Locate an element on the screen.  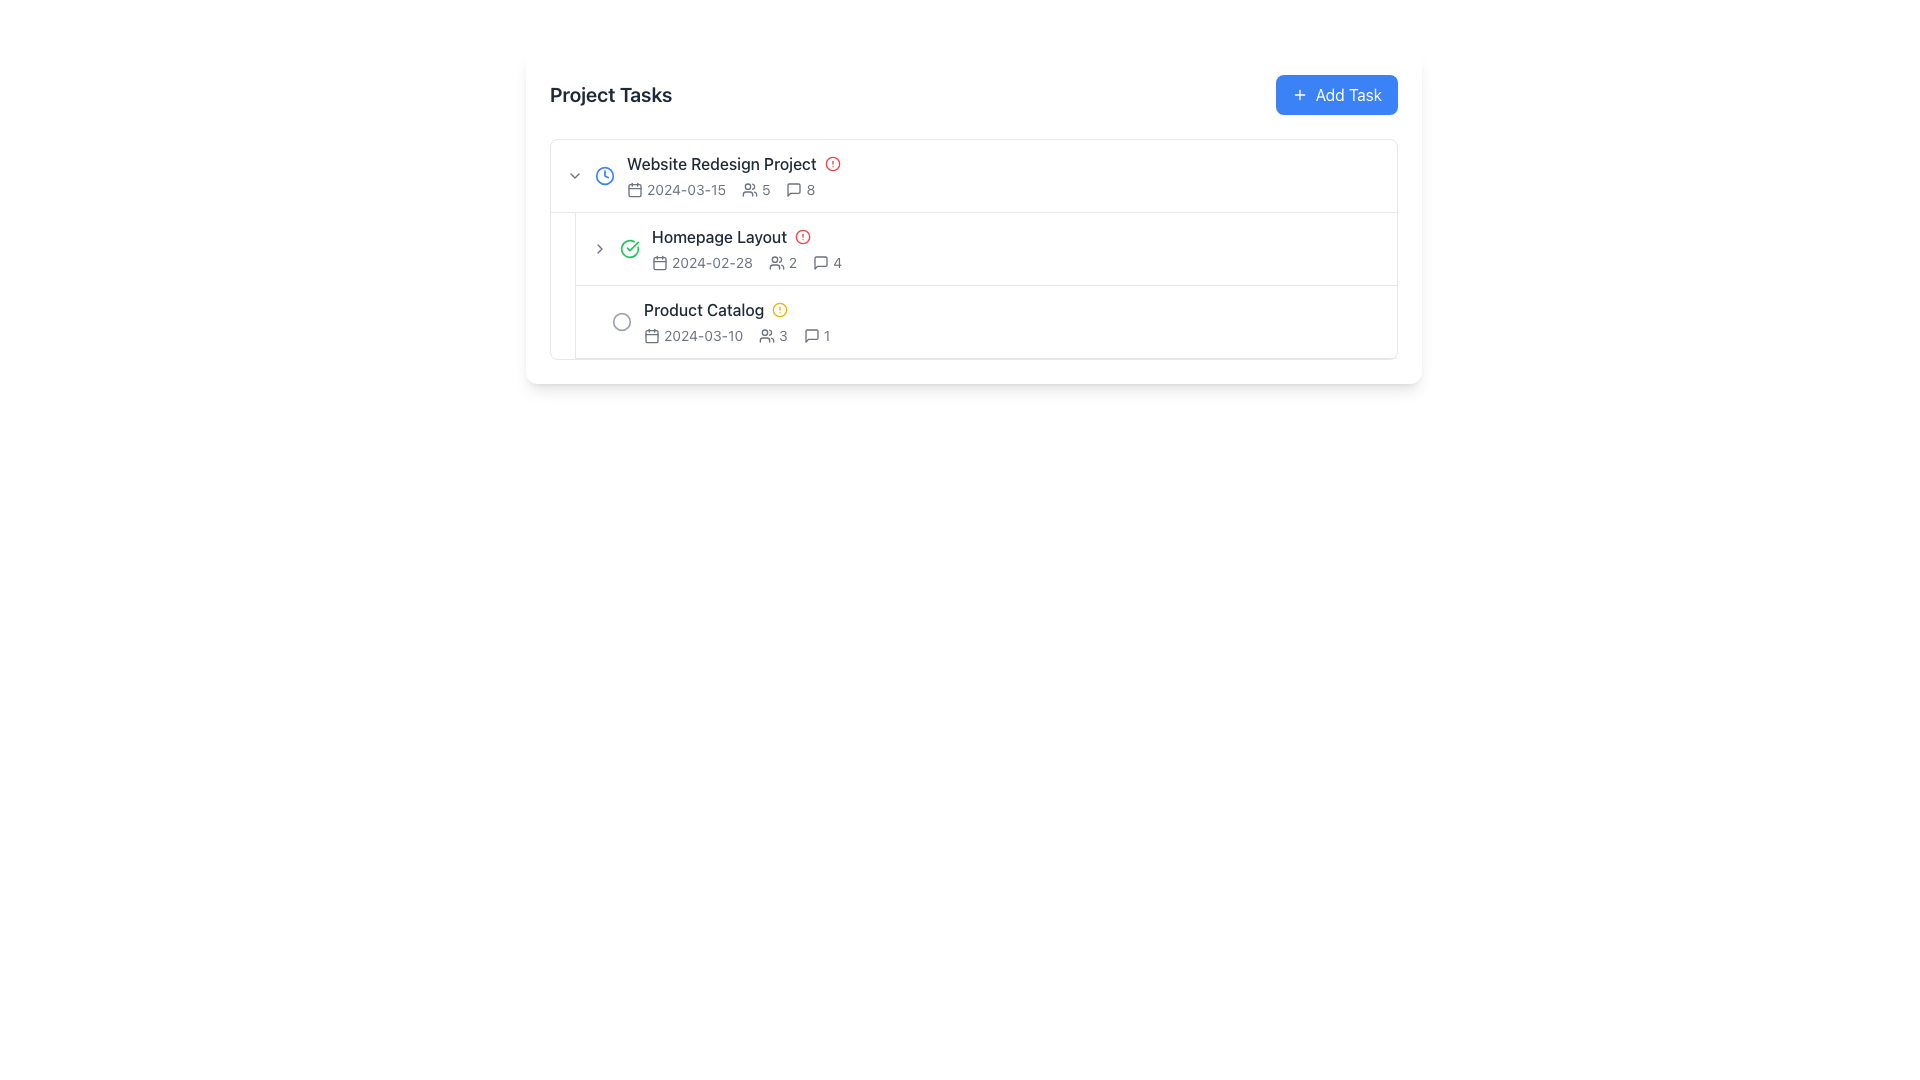
the date display text '2024-02-28' to read it is located at coordinates (702, 261).